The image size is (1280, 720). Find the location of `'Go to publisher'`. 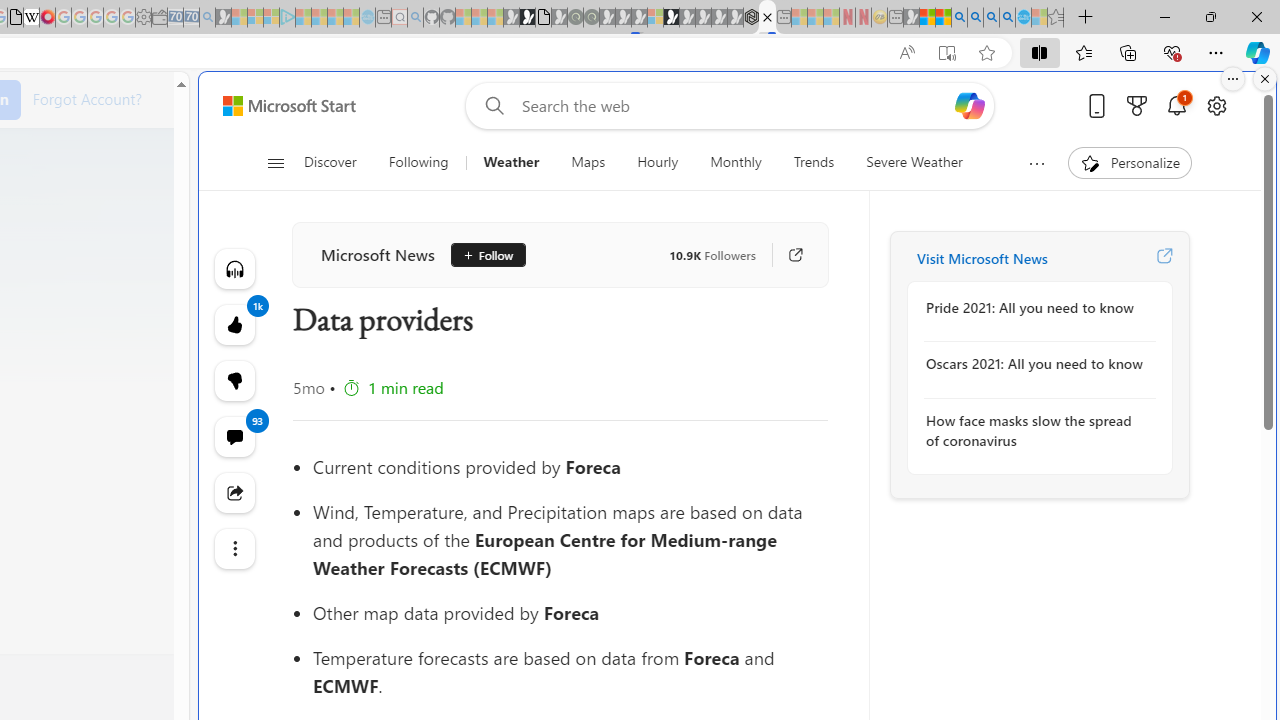

'Go to publisher' is located at coordinates (785, 254).